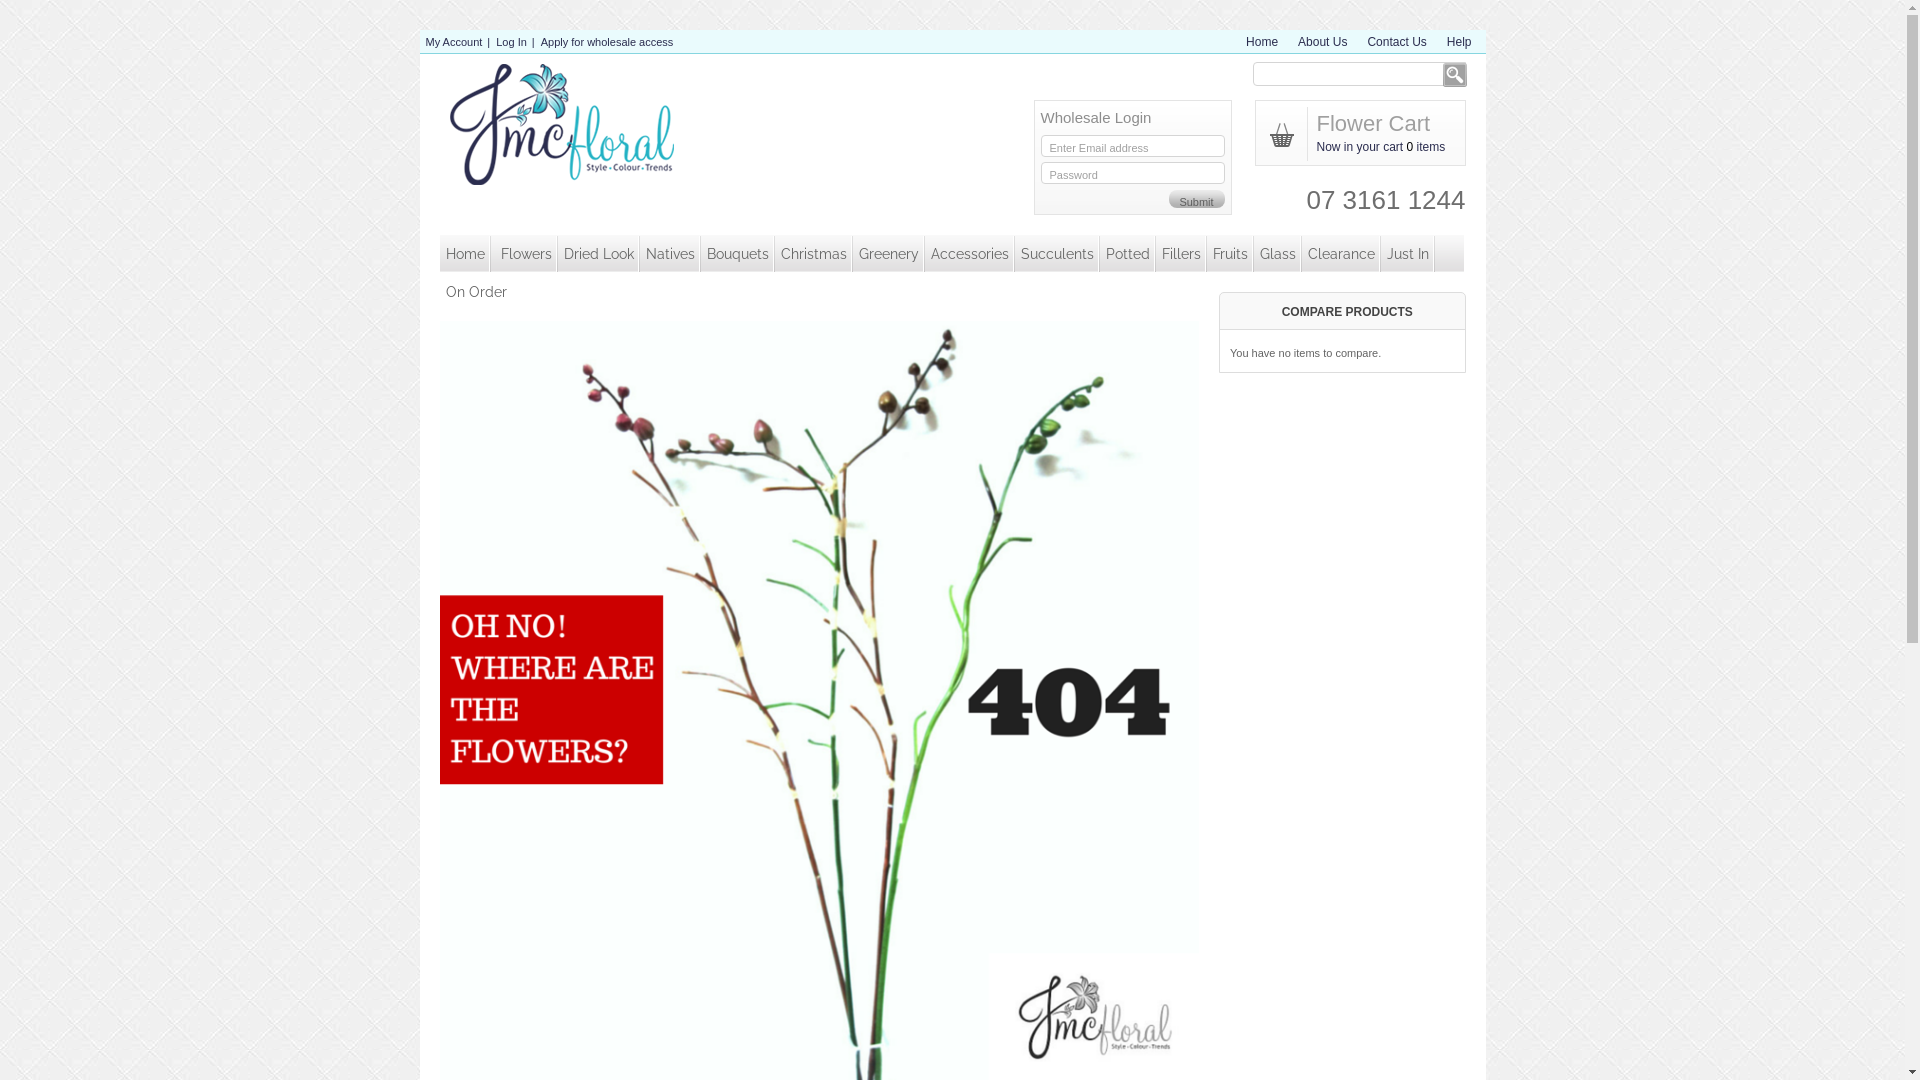 The width and height of the screenshot is (1920, 1080). Describe the element at coordinates (1401, 42) in the screenshot. I see `'Contact Us'` at that location.